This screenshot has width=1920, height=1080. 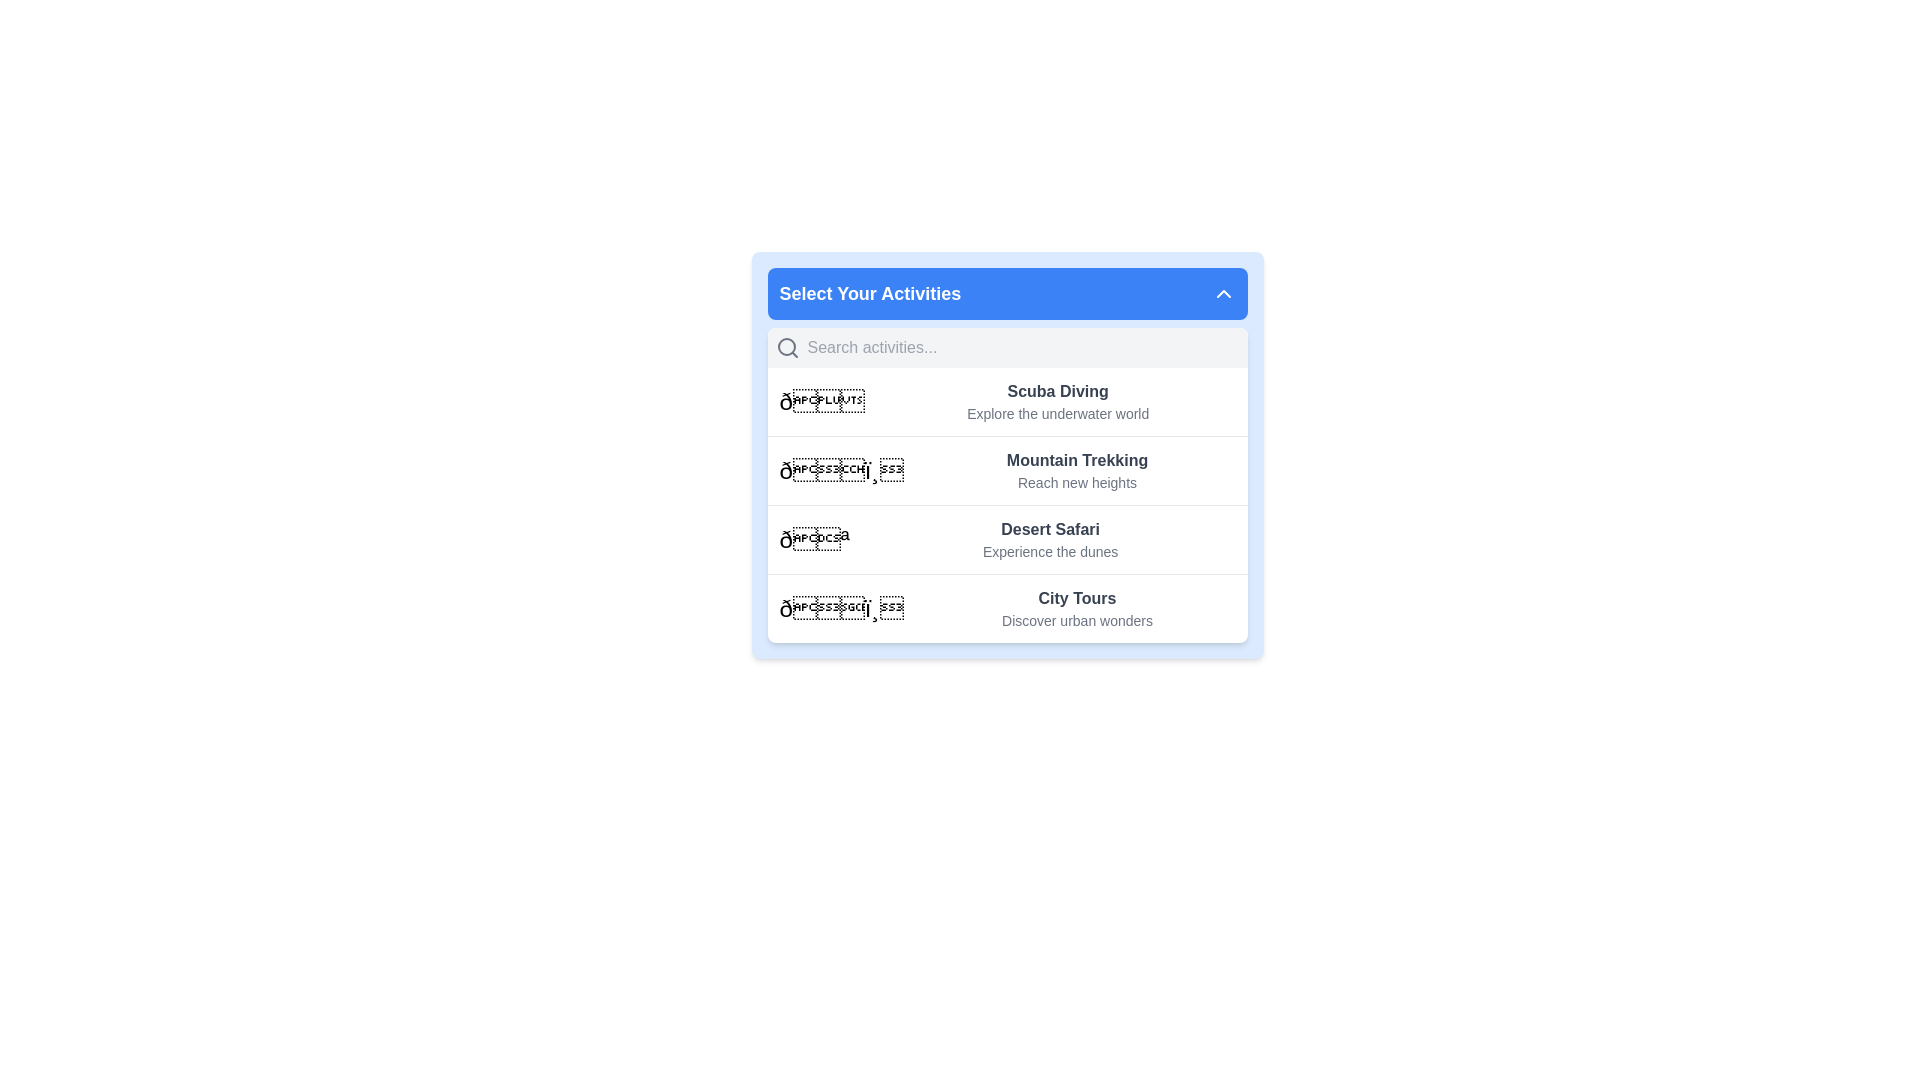 What do you see at coordinates (1007, 401) in the screenshot?
I see `the first selectable menu item for 'Scuba Diving'` at bounding box center [1007, 401].